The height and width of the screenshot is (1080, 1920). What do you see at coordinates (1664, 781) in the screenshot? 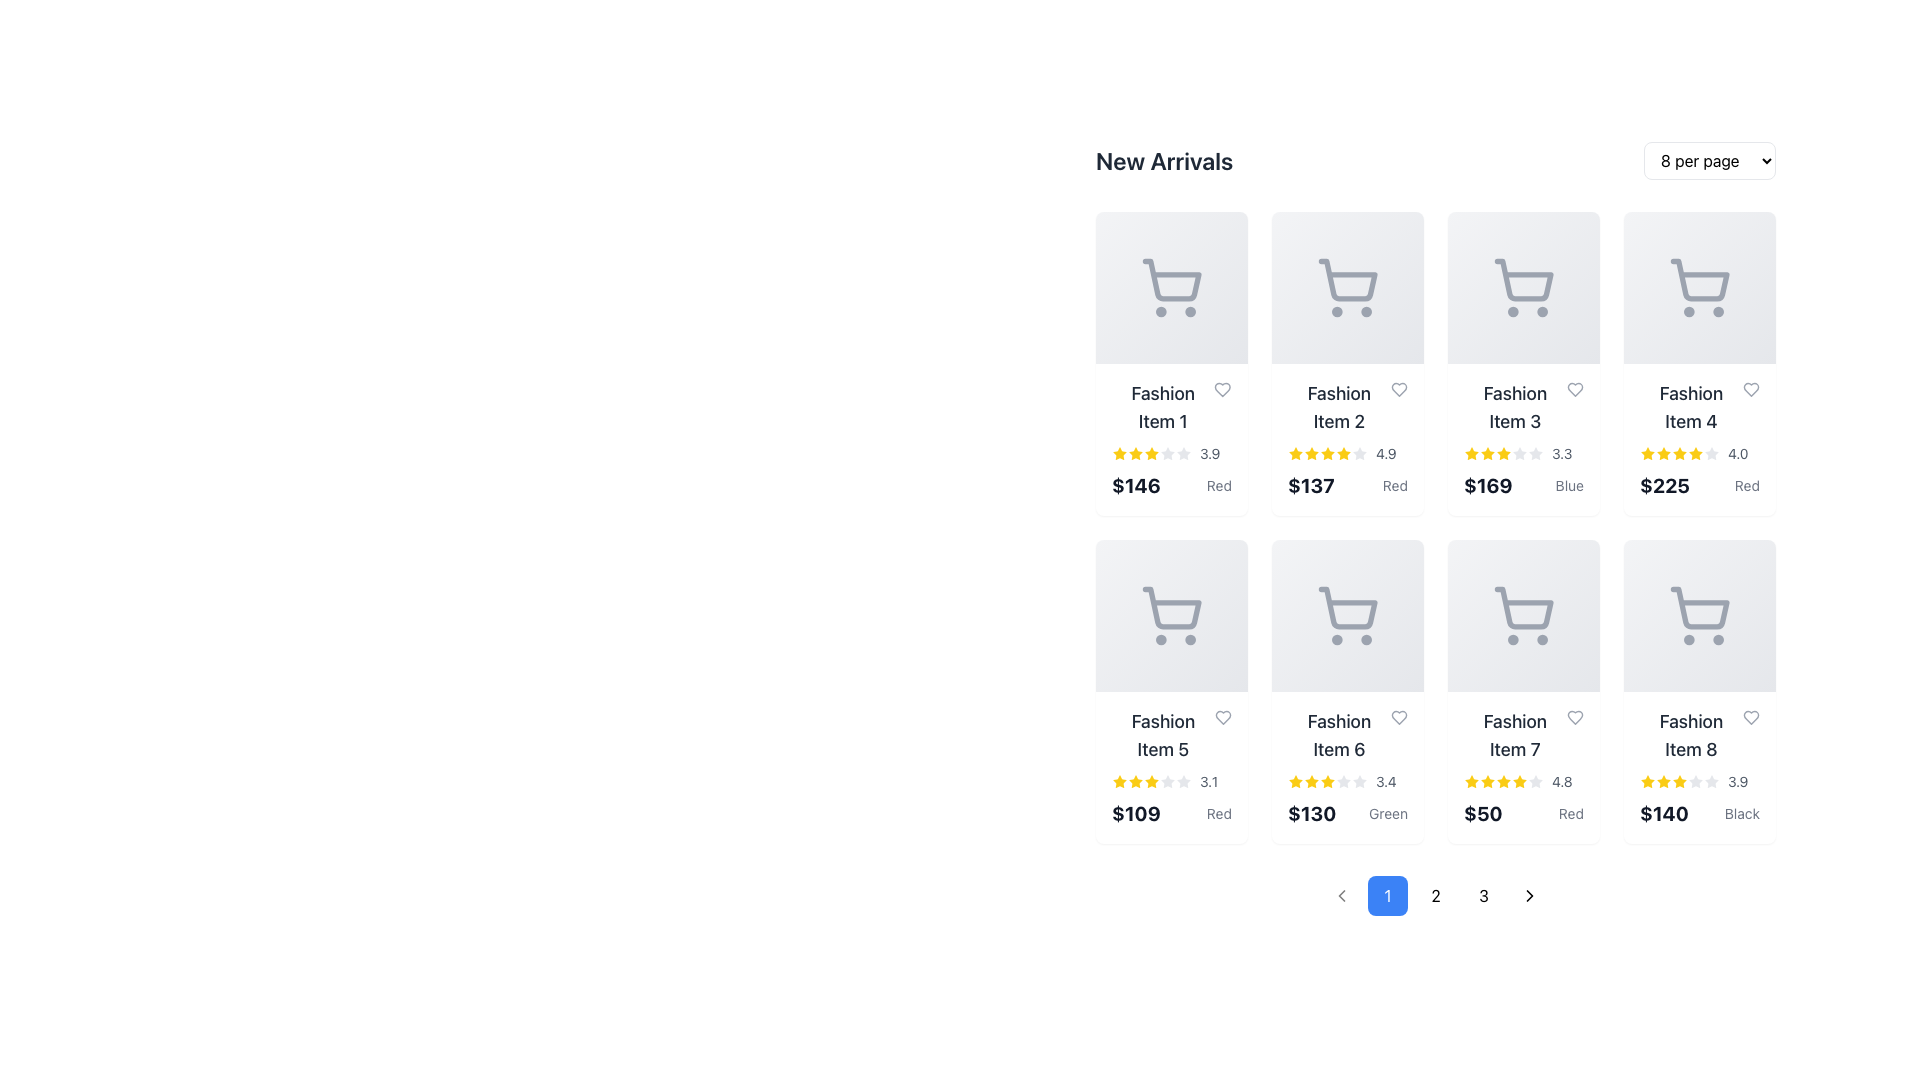
I see `the state of the third yellow rating star icon representing 'Fashion Item 8' in the rating section` at bounding box center [1664, 781].